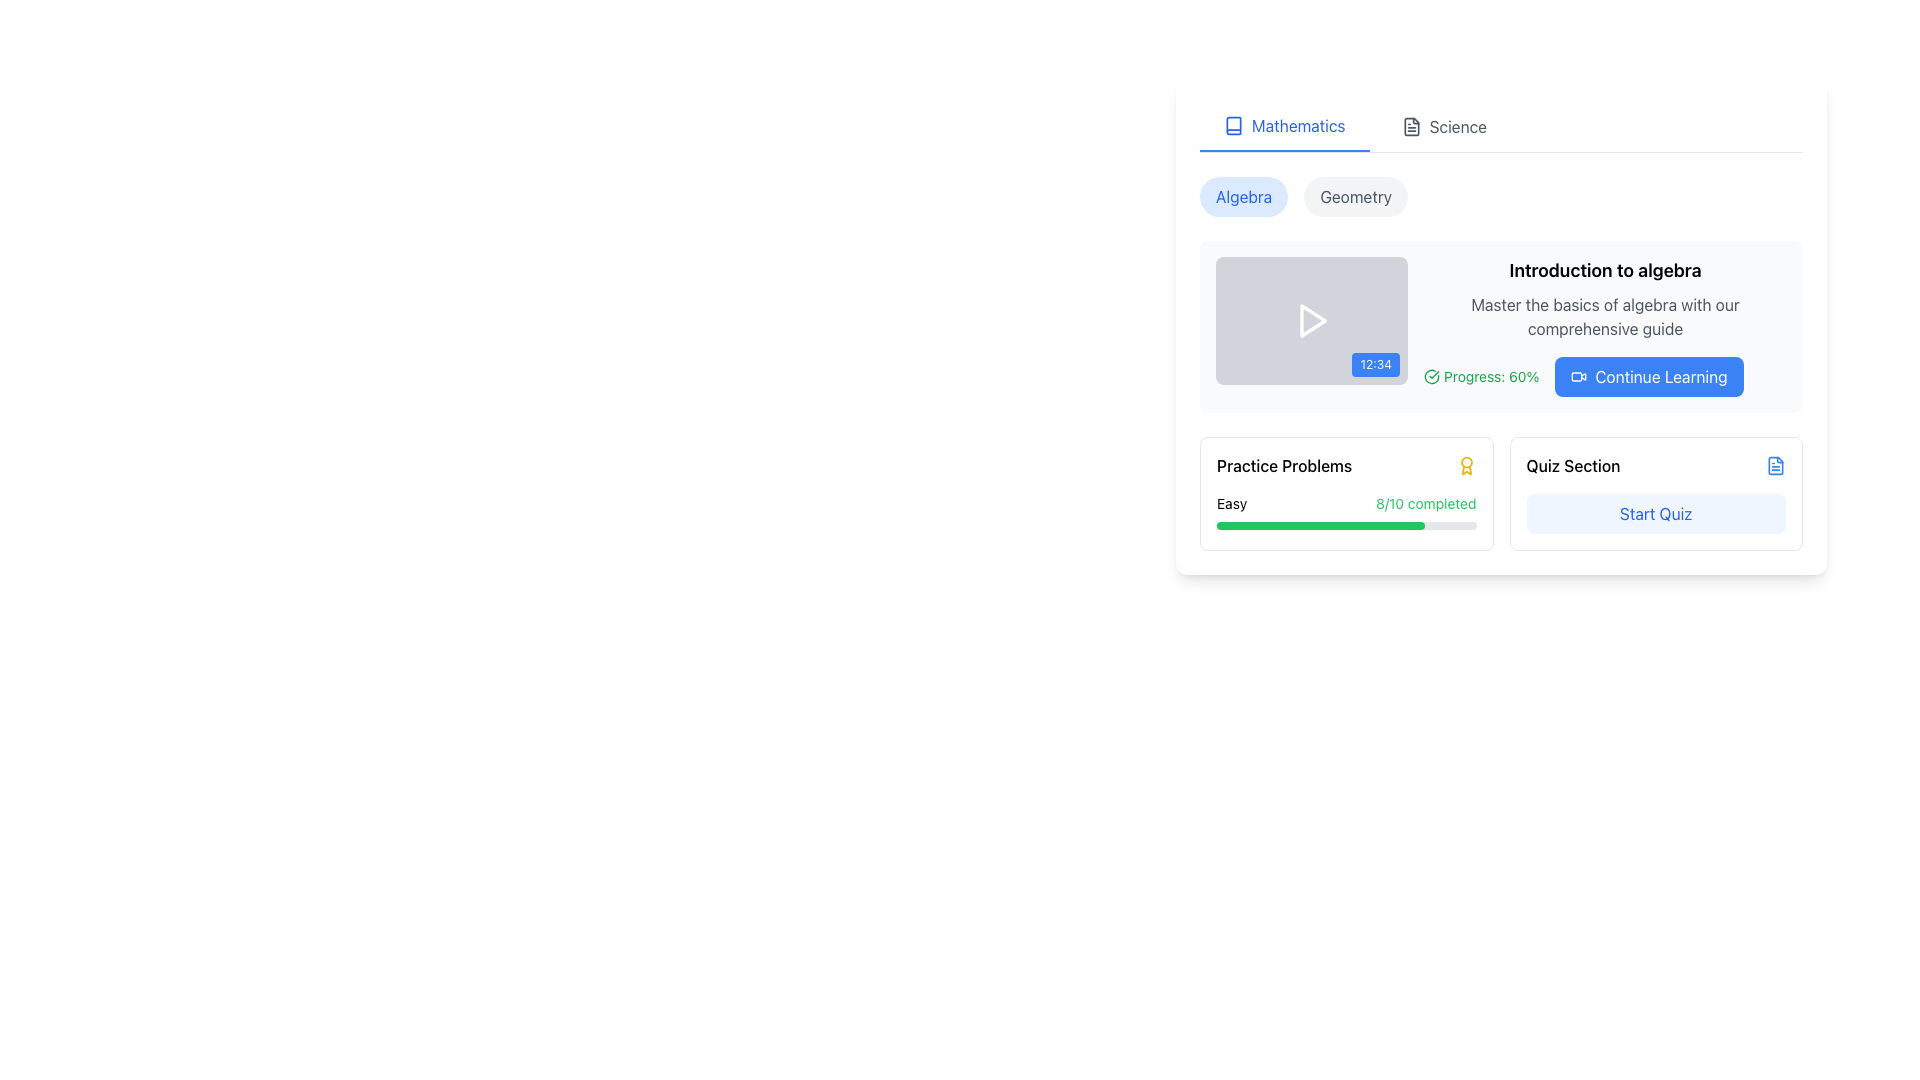  I want to click on the 'Algebra' button, which is a pill-shaped button with a blue background, so click(1243, 196).